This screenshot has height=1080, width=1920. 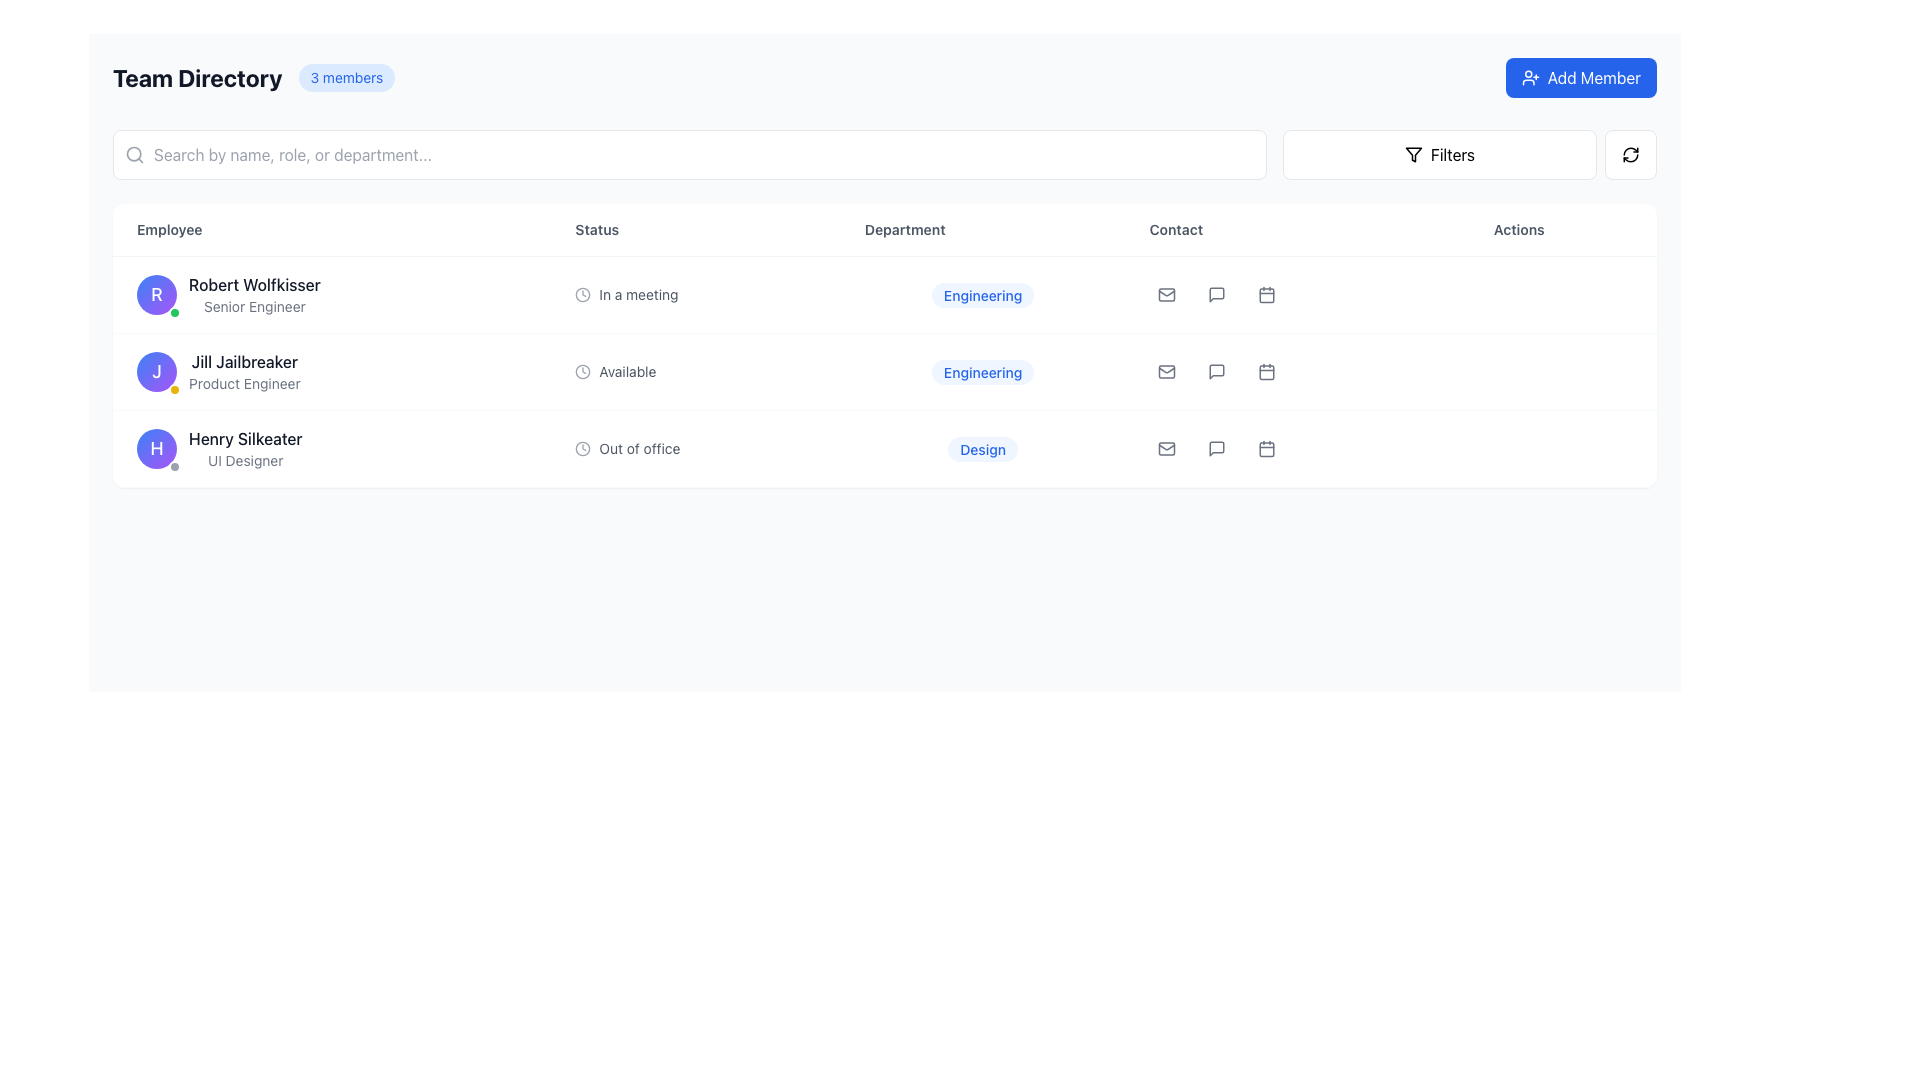 What do you see at coordinates (1412, 153) in the screenshot?
I see `the filtering icon located in the upper-right region of the interface within the 'Filters' button` at bounding box center [1412, 153].